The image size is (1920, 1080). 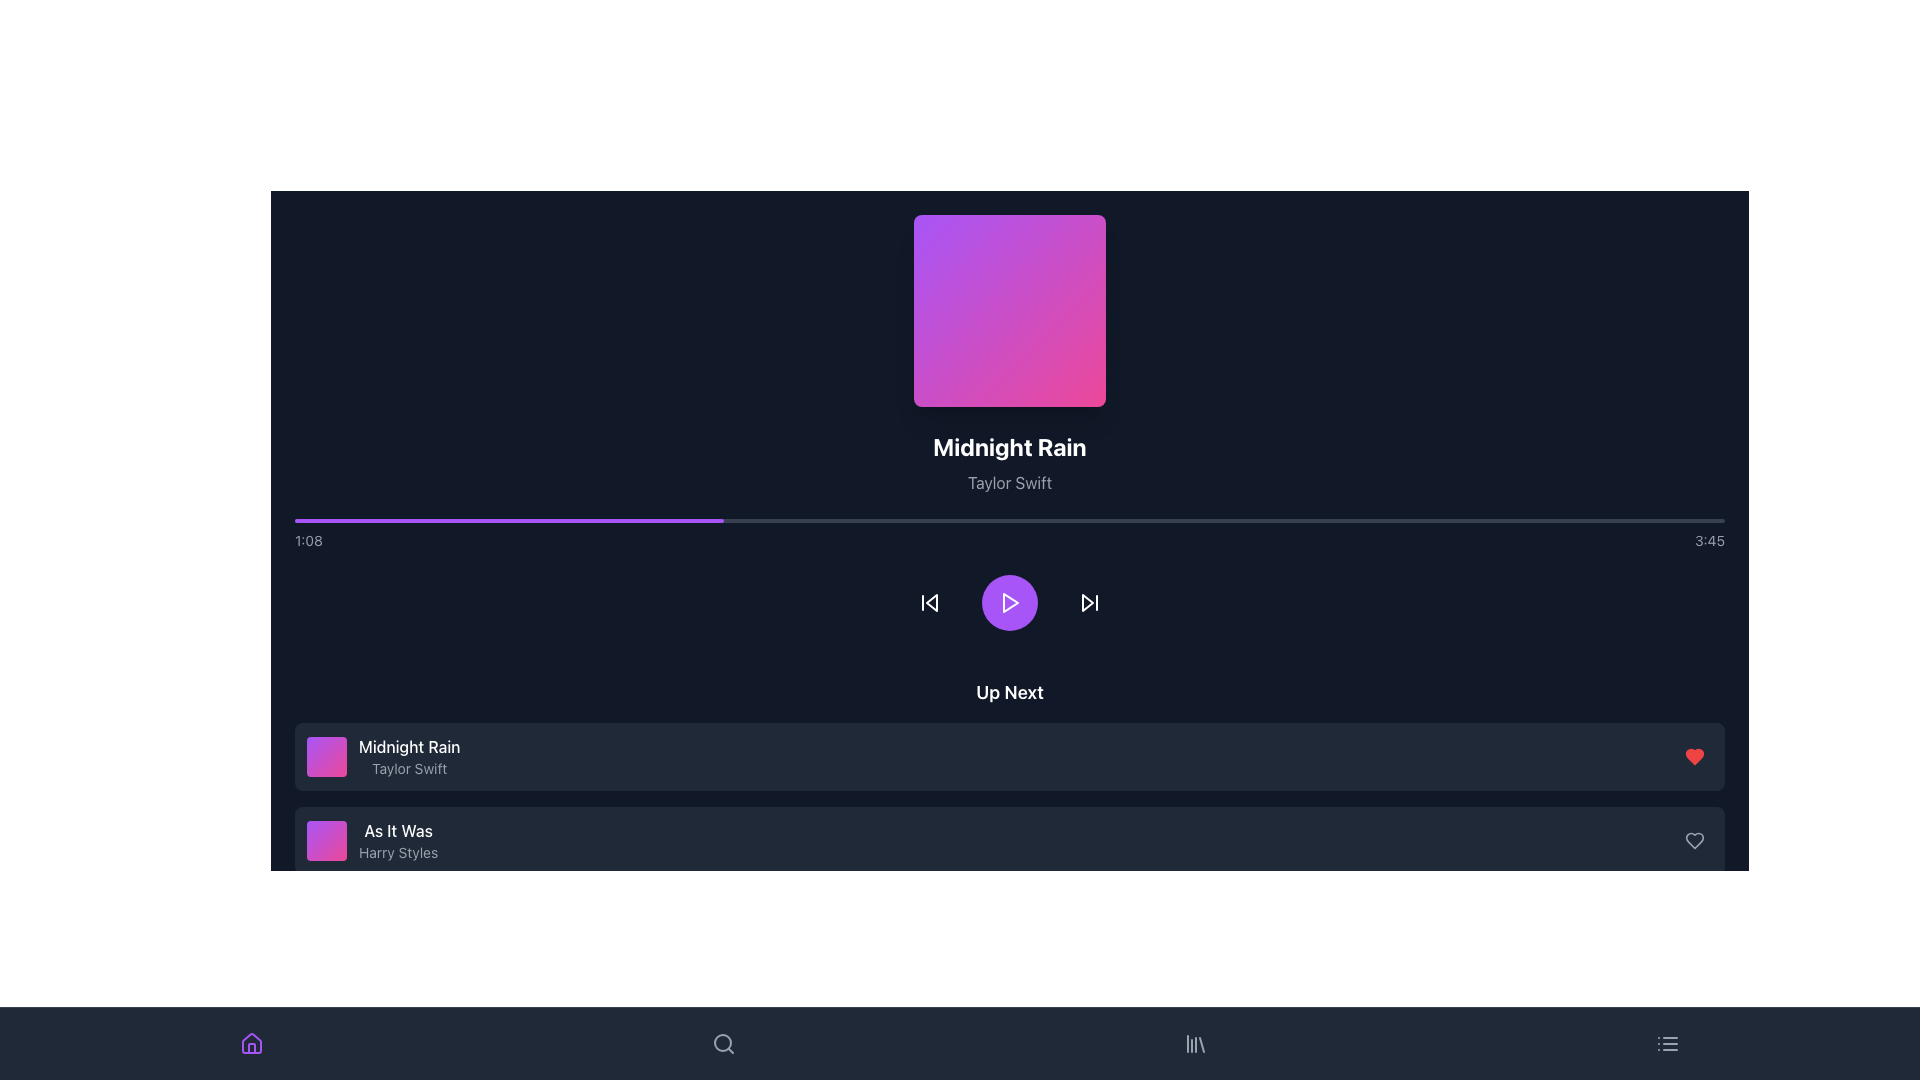 What do you see at coordinates (1009, 534) in the screenshot?
I see `the media progress bar located centrally below 'Midnight Rain' and 'Taylor Swift' to seek to a specific position in the playback` at bounding box center [1009, 534].